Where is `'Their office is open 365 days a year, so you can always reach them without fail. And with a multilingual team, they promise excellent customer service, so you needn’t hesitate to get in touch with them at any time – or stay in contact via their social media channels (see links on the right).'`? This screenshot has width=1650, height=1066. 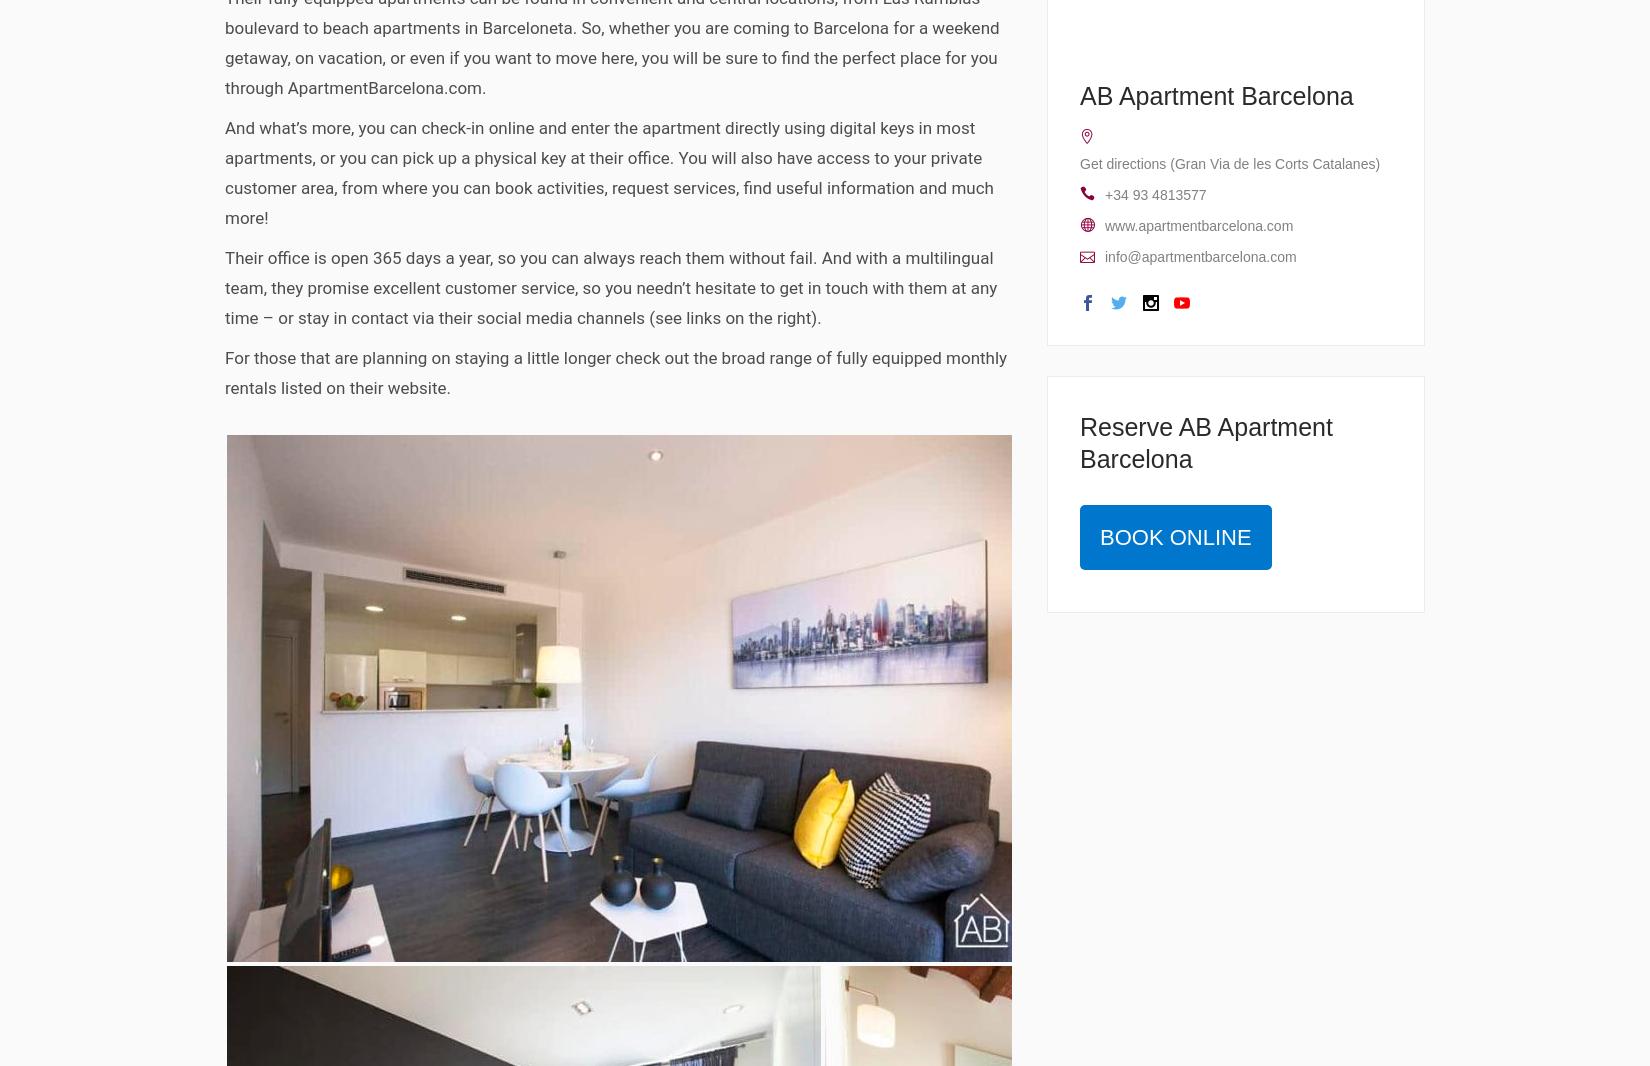
'Their office is open 365 days a year, so you can always reach them without fail. And with a multilingual team, they promise excellent customer service, so you needn’t hesitate to get in touch with them at any time – or stay in contact via their social media channels (see links on the right).' is located at coordinates (609, 286).